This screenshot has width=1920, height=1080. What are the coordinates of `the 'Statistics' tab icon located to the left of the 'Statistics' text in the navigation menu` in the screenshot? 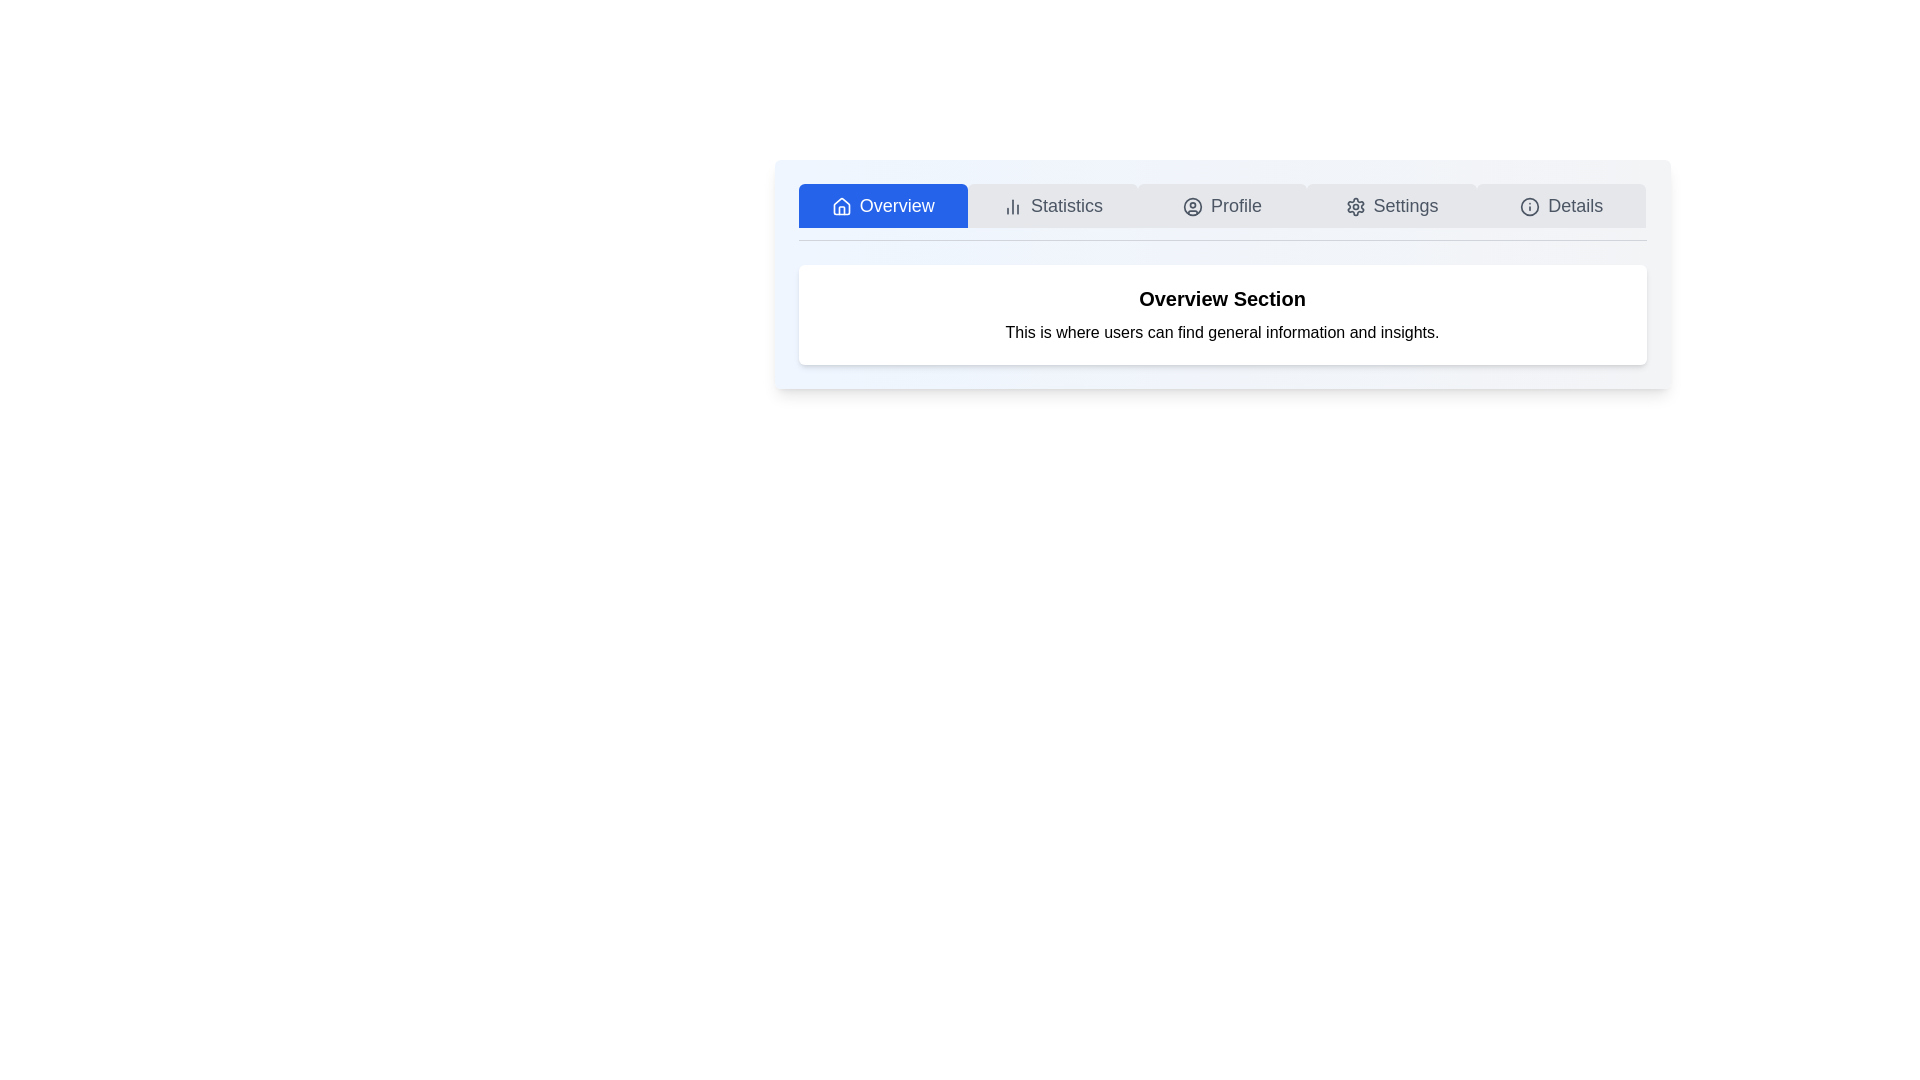 It's located at (1012, 207).